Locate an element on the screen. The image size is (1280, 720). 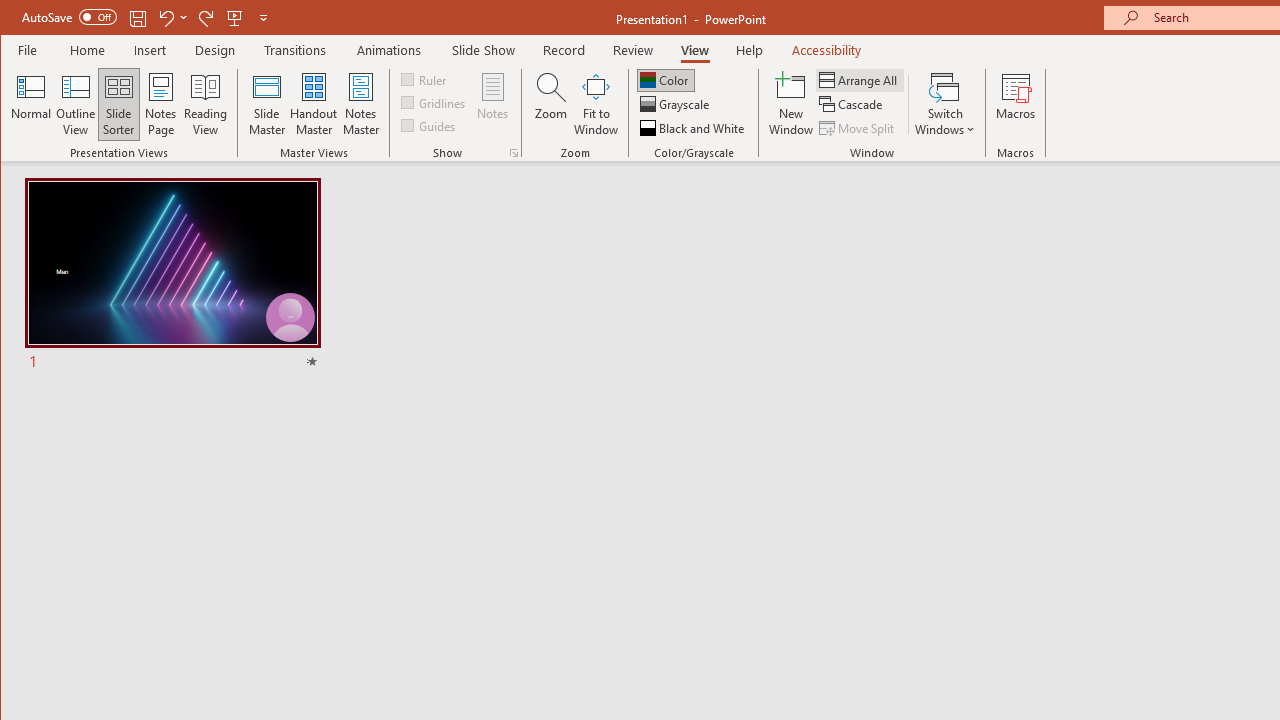
'Macros' is located at coordinates (1016, 104).